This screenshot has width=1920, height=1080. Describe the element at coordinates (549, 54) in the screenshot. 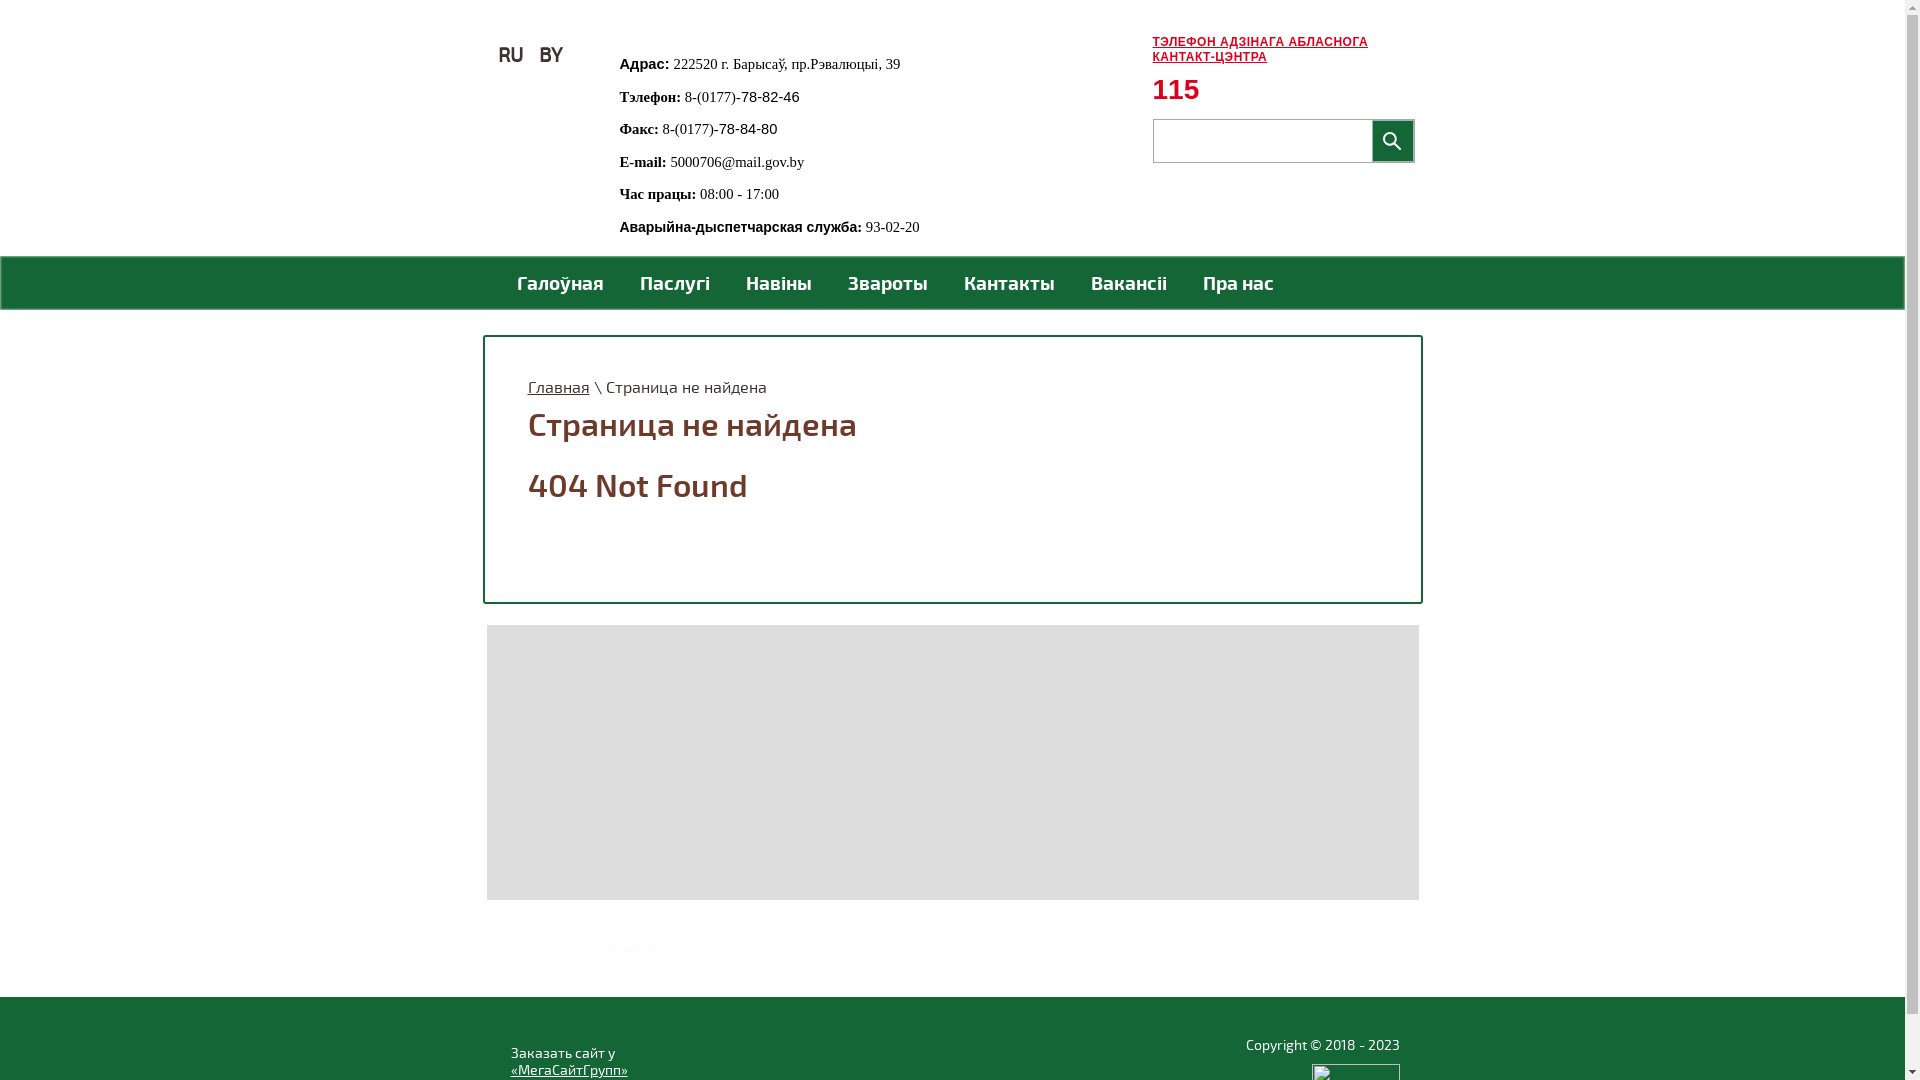

I see `'BY'` at that location.